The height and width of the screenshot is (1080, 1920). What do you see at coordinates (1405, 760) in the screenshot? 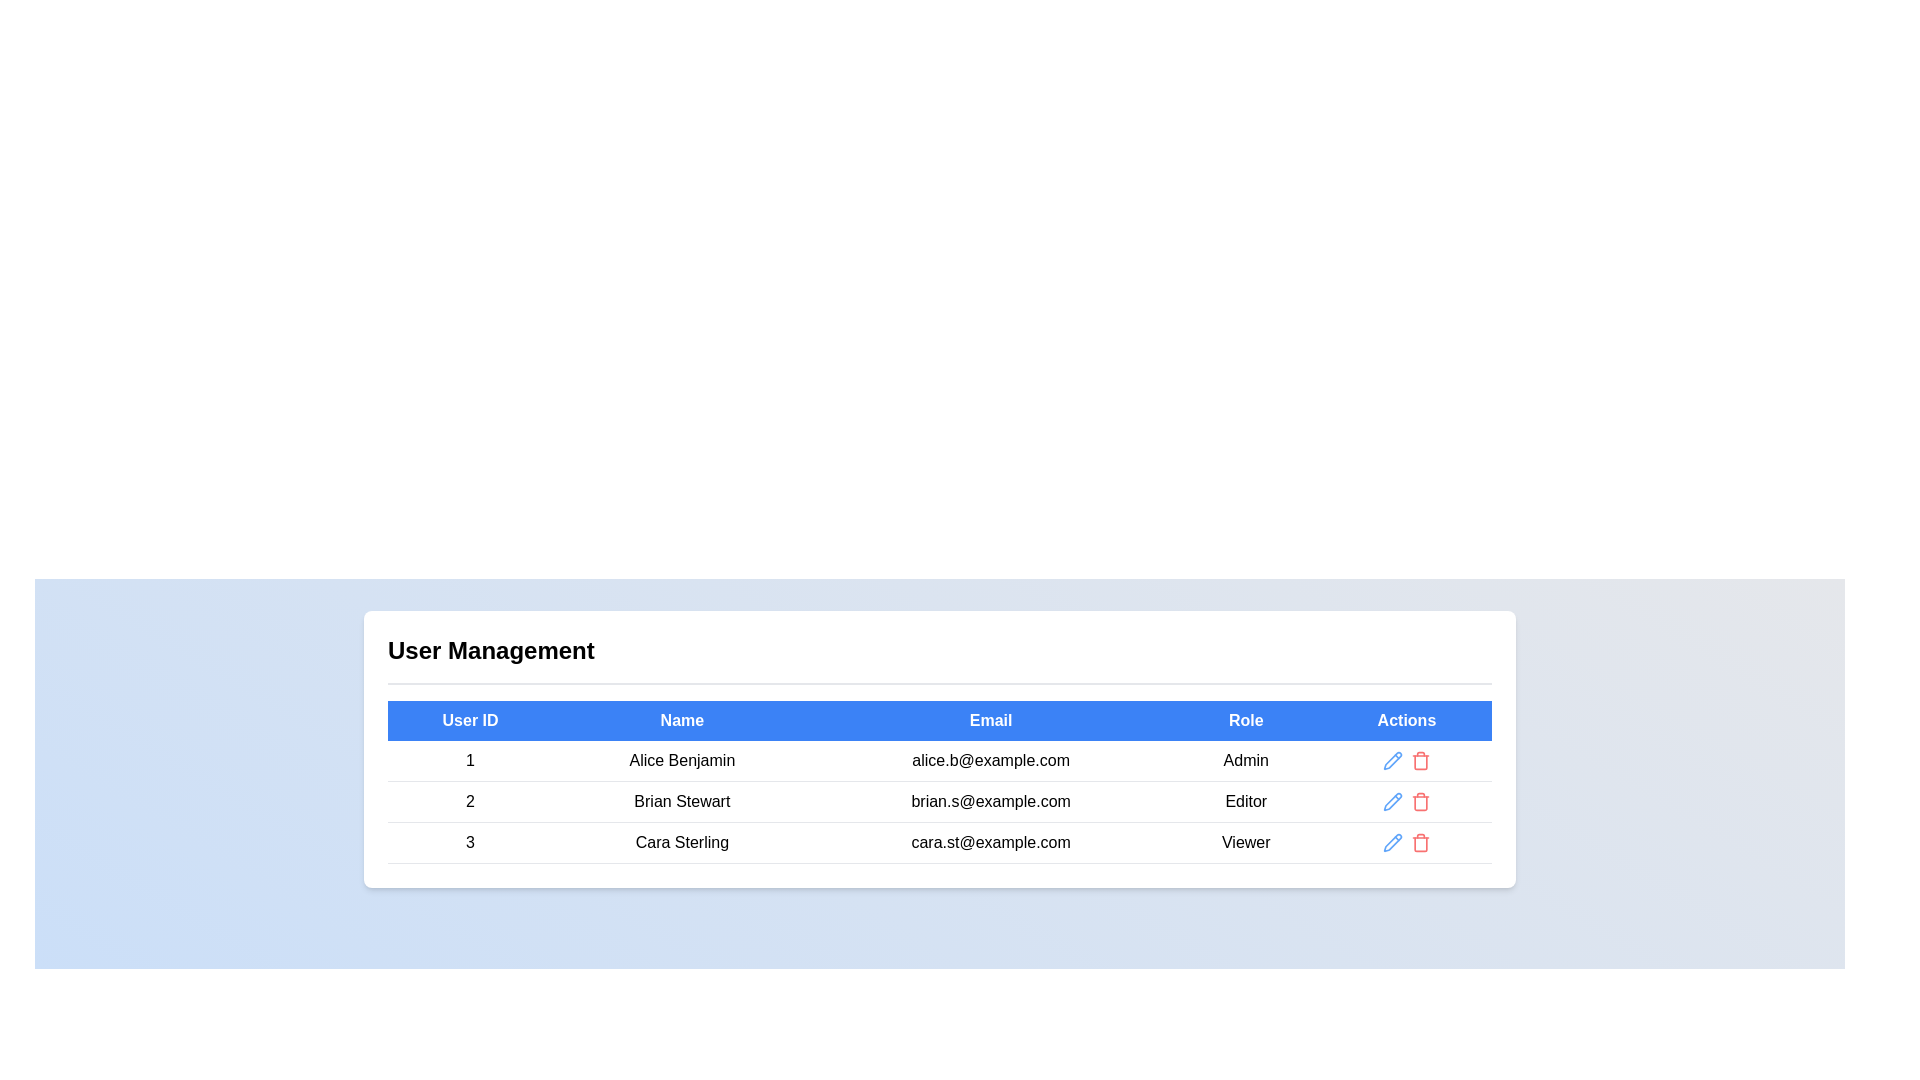
I see `the delete icon in the Actions column for the first user row in the table, which is part of an interactive control group for user information management` at bounding box center [1405, 760].